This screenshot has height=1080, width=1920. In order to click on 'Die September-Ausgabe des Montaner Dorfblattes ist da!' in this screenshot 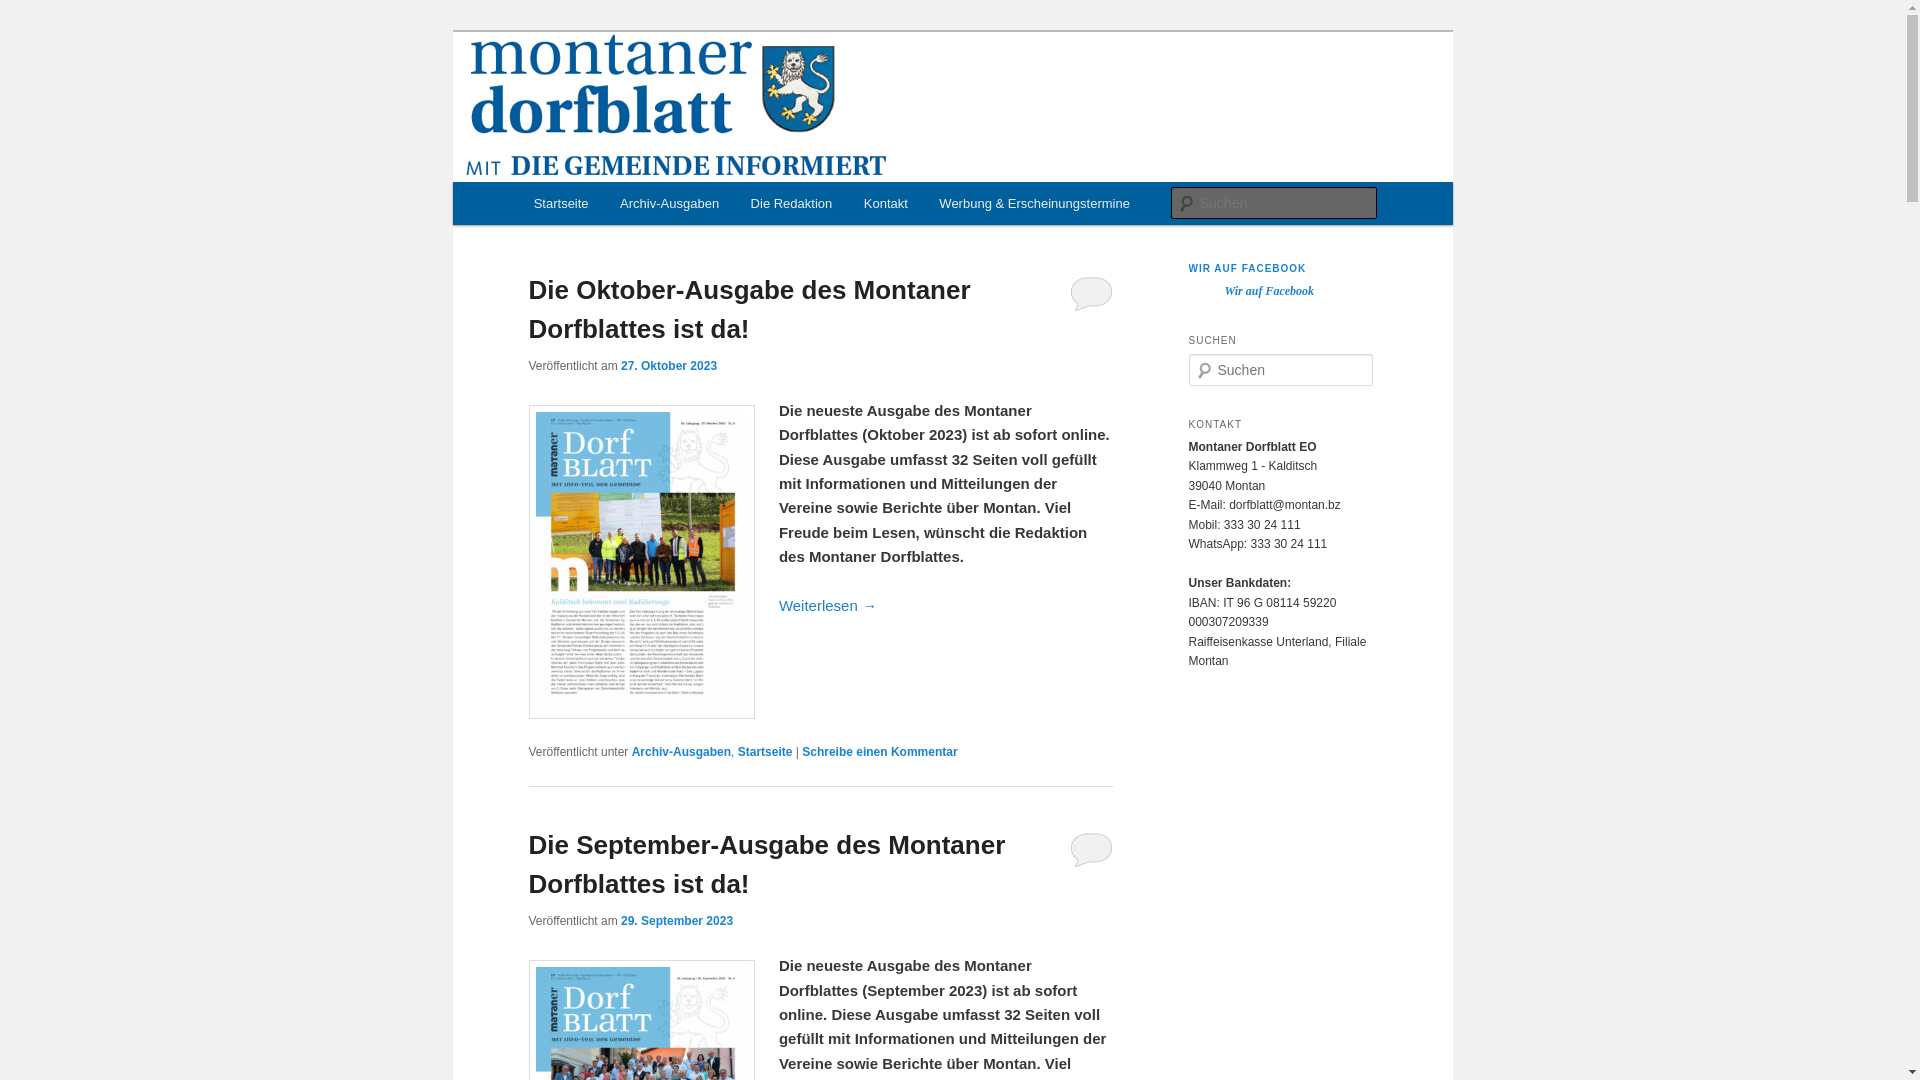, I will do `click(765, 863)`.